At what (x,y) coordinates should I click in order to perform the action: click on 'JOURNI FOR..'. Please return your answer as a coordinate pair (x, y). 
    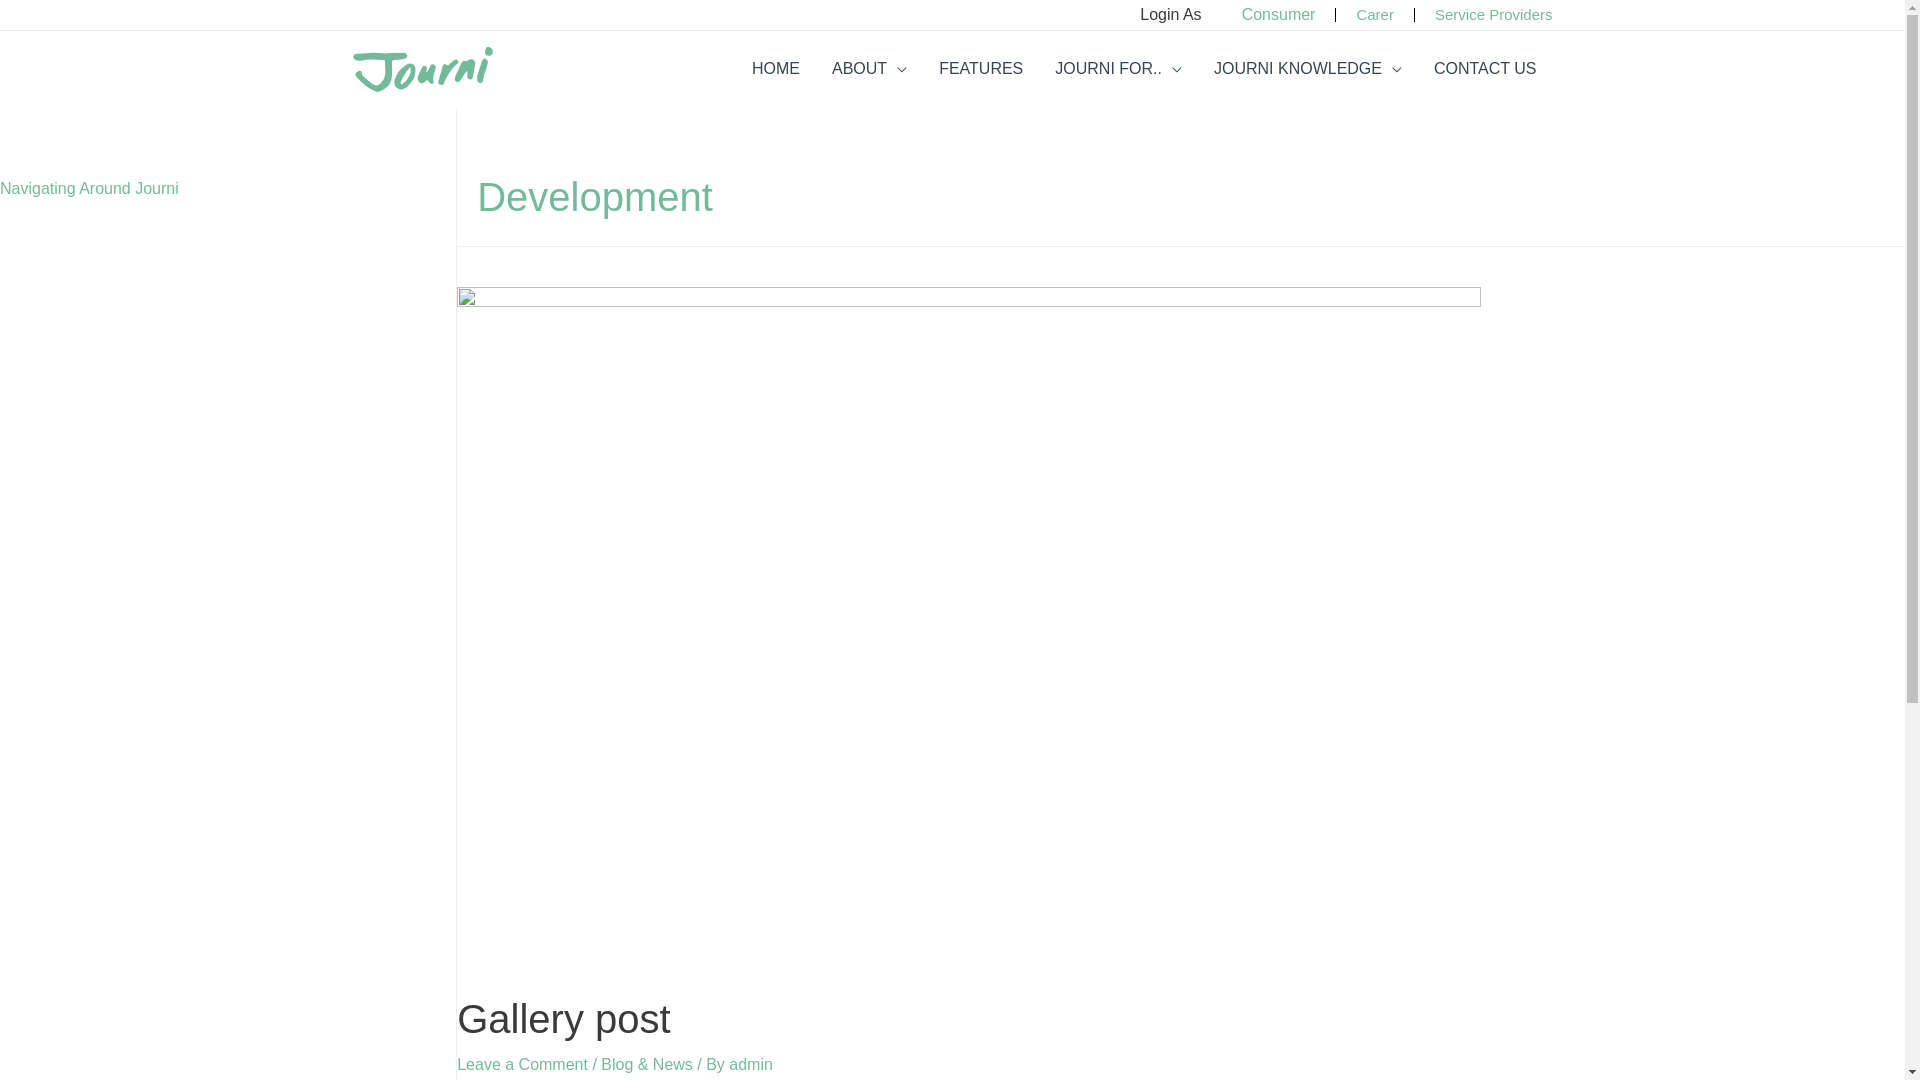
    Looking at the image, I should click on (1117, 68).